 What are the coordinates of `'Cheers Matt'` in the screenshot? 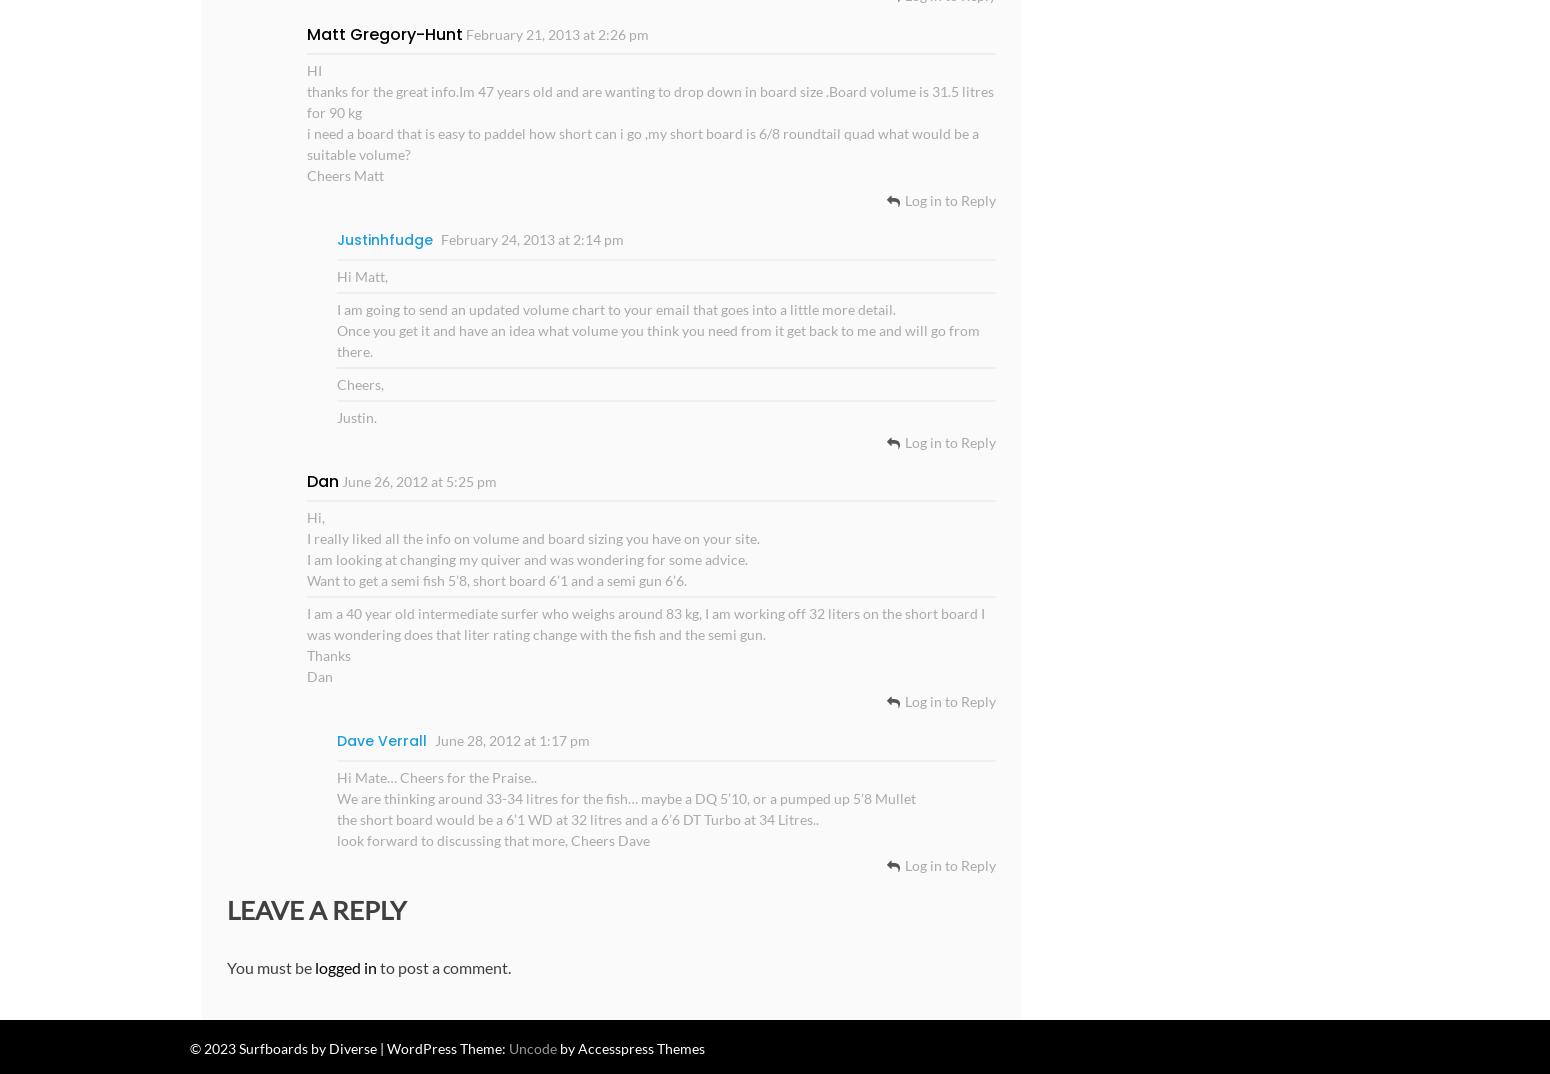 It's located at (343, 174).